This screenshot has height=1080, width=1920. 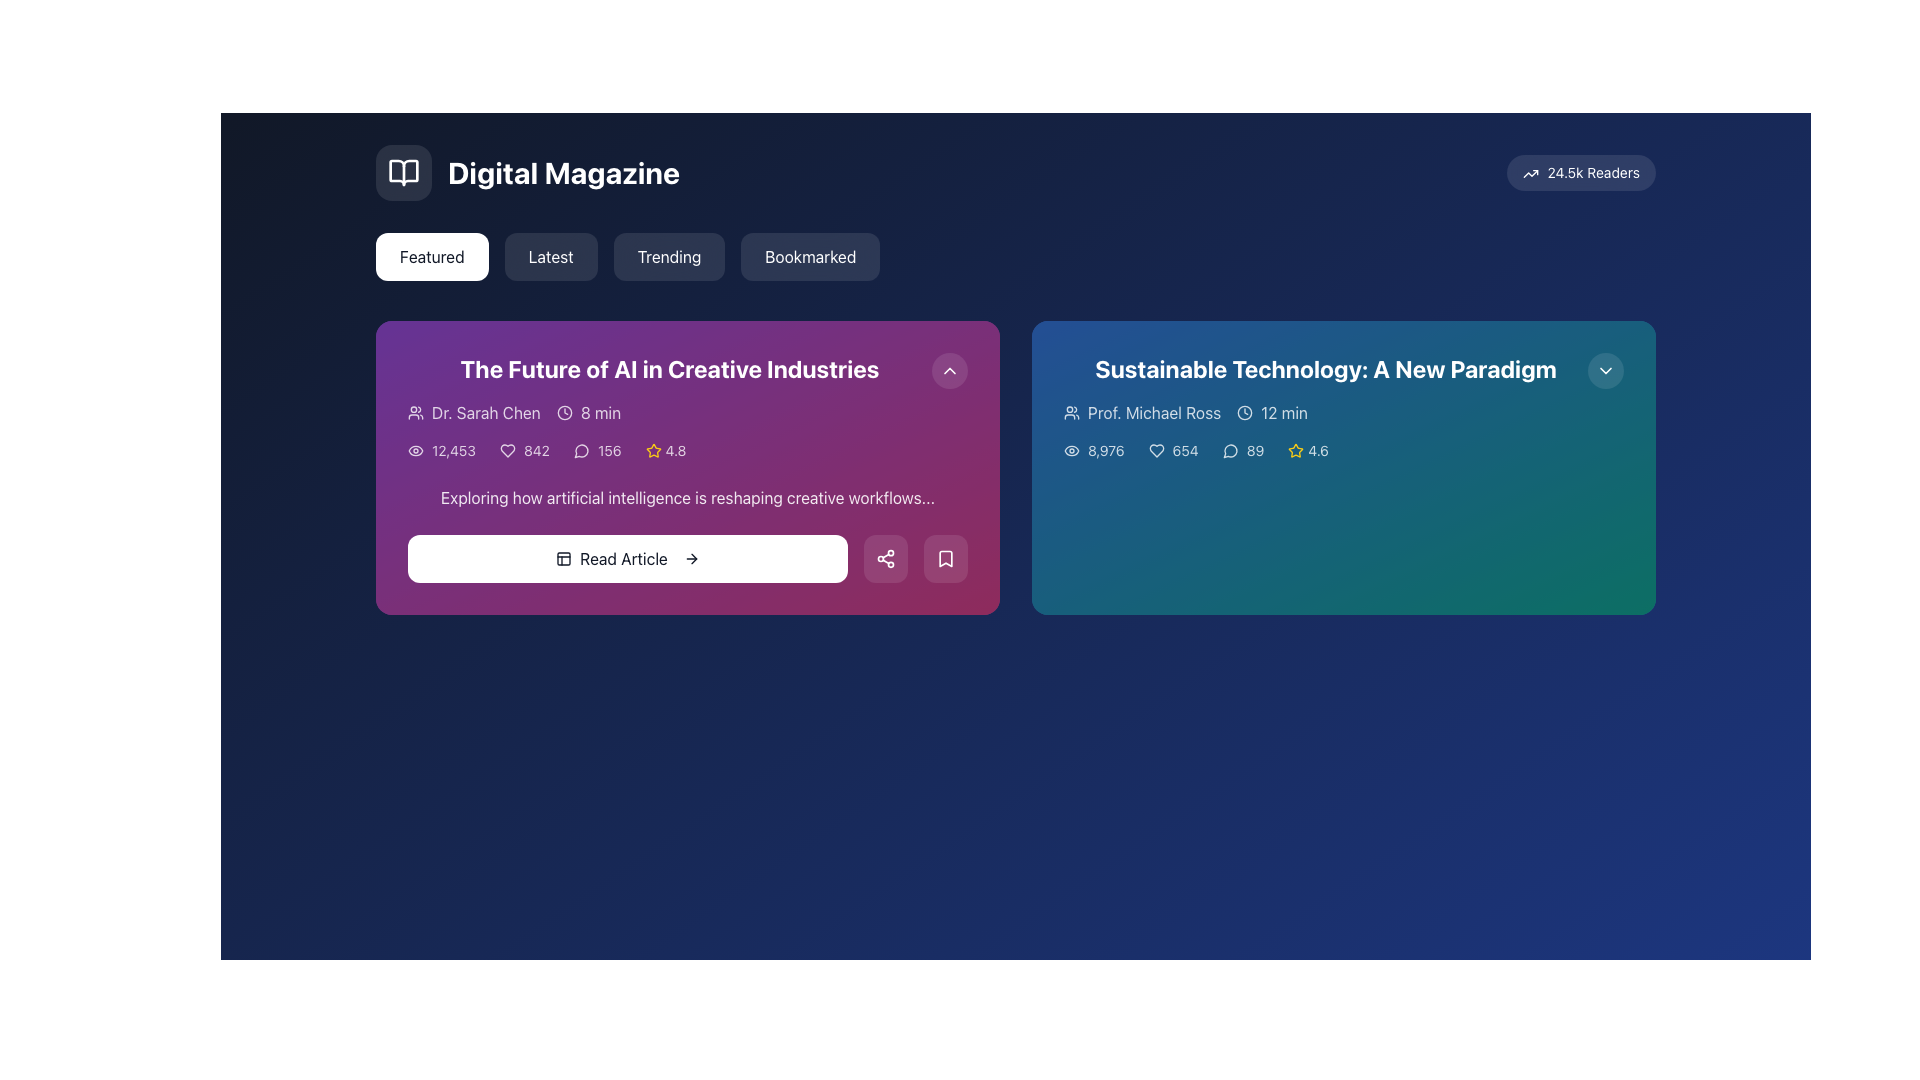 I want to click on the icon button at the central top region of the purple gradient card, so click(x=949, y=370).